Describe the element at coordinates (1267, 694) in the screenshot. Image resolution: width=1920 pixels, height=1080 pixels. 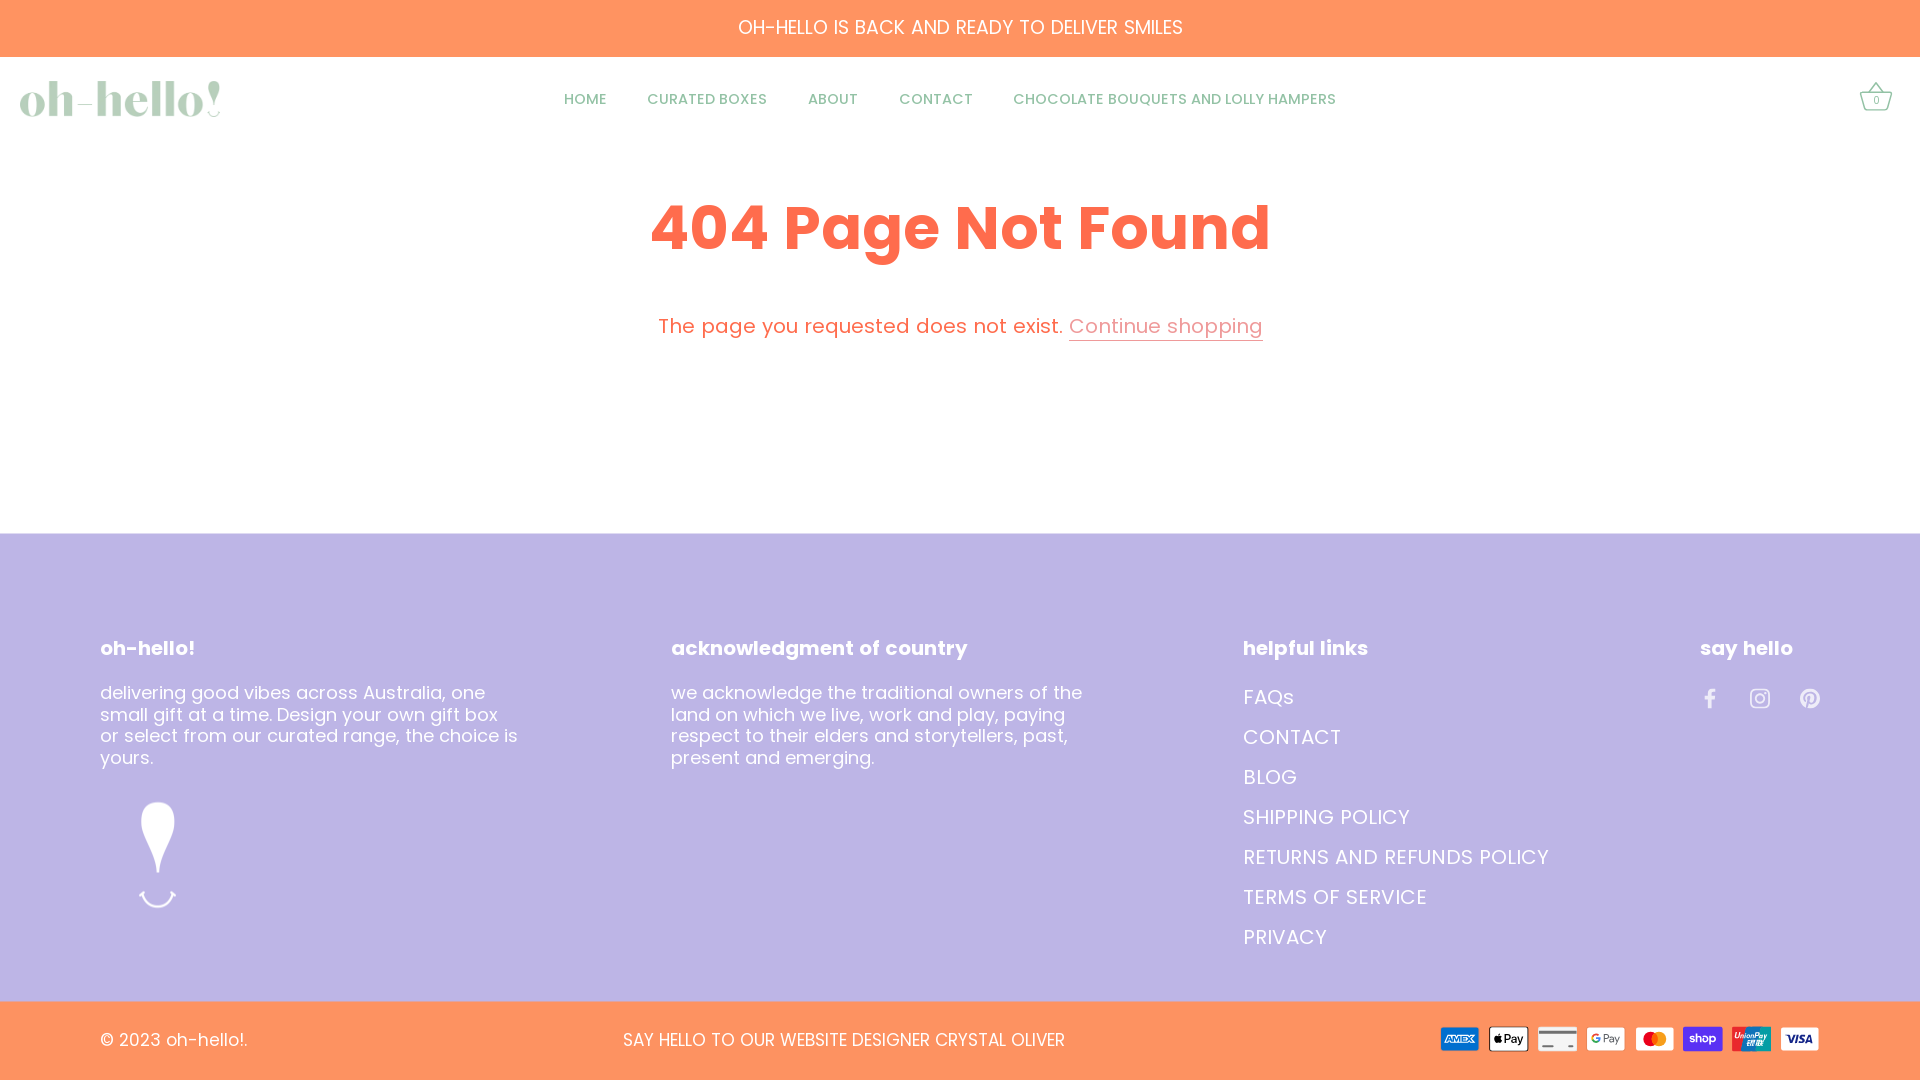
I see `'FAQs'` at that location.